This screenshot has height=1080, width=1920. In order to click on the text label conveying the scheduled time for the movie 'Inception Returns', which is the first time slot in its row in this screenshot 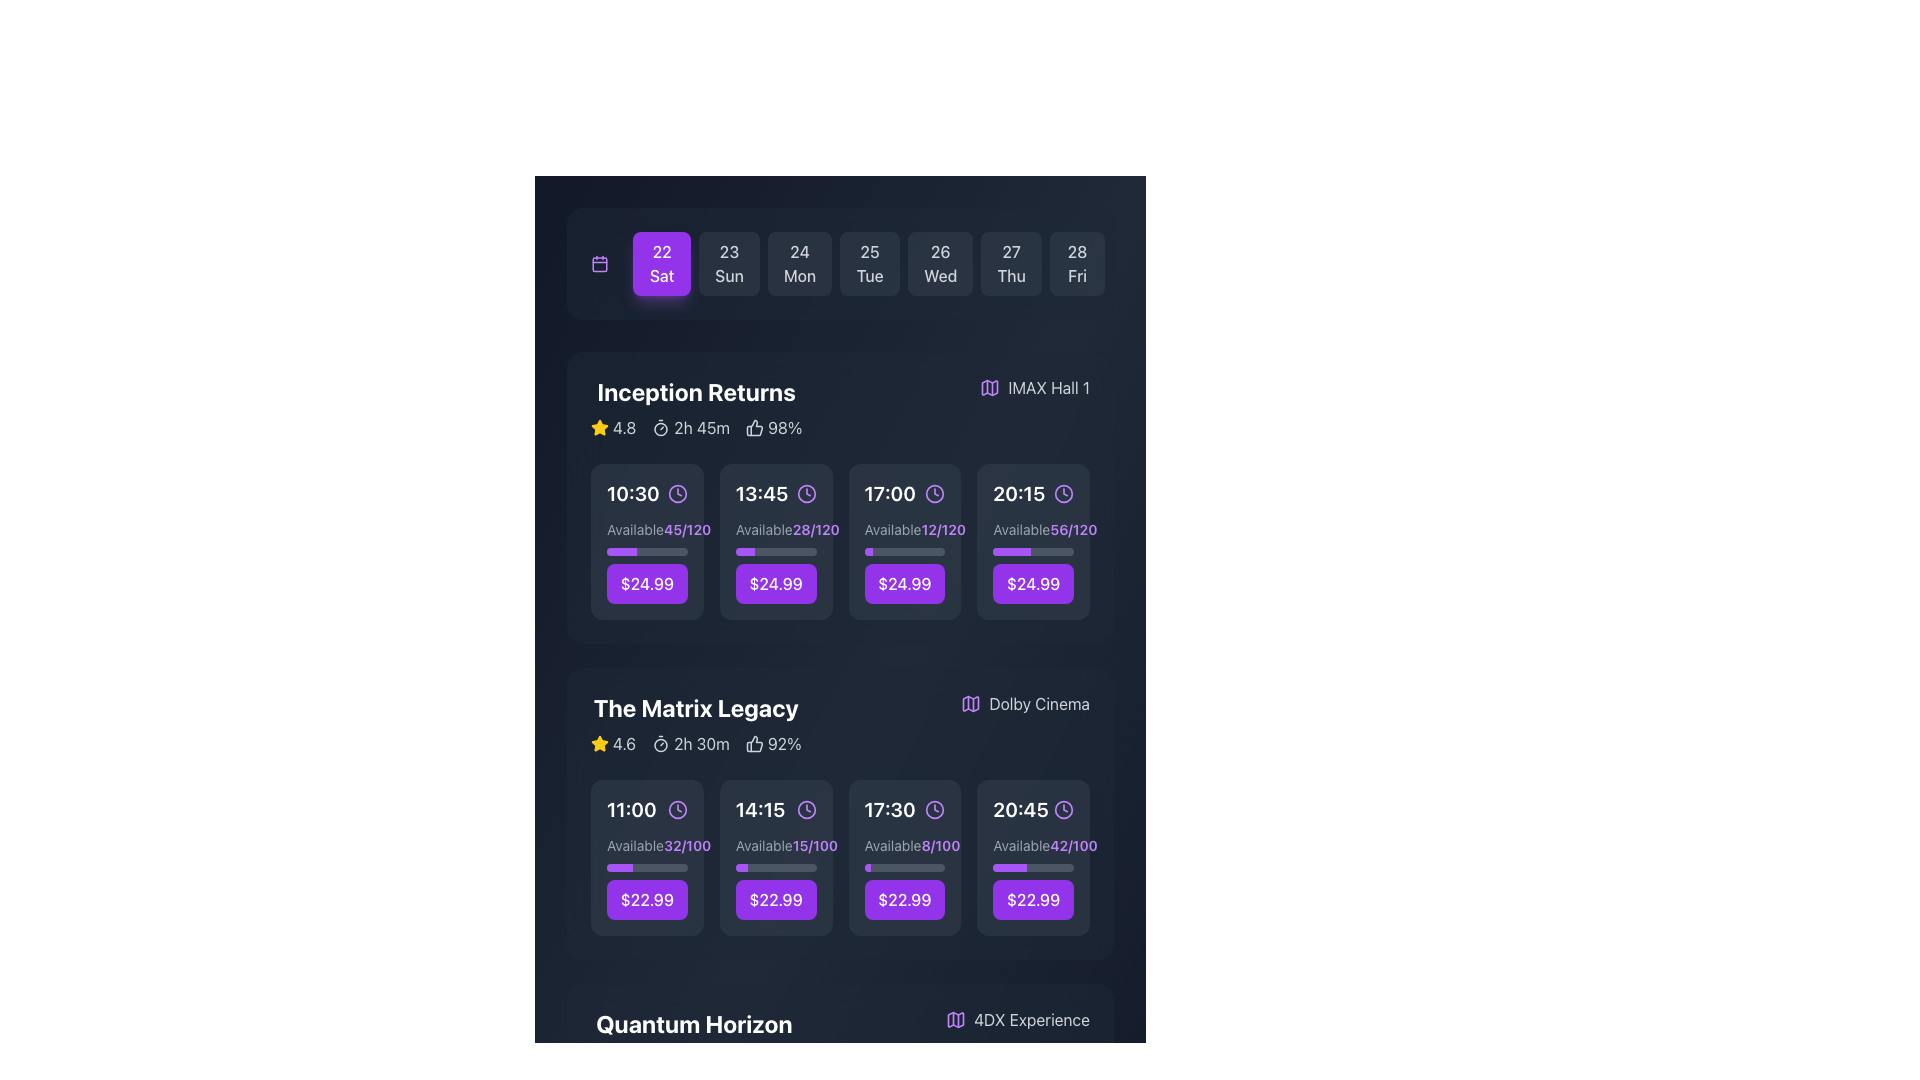, I will do `click(632, 493)`.